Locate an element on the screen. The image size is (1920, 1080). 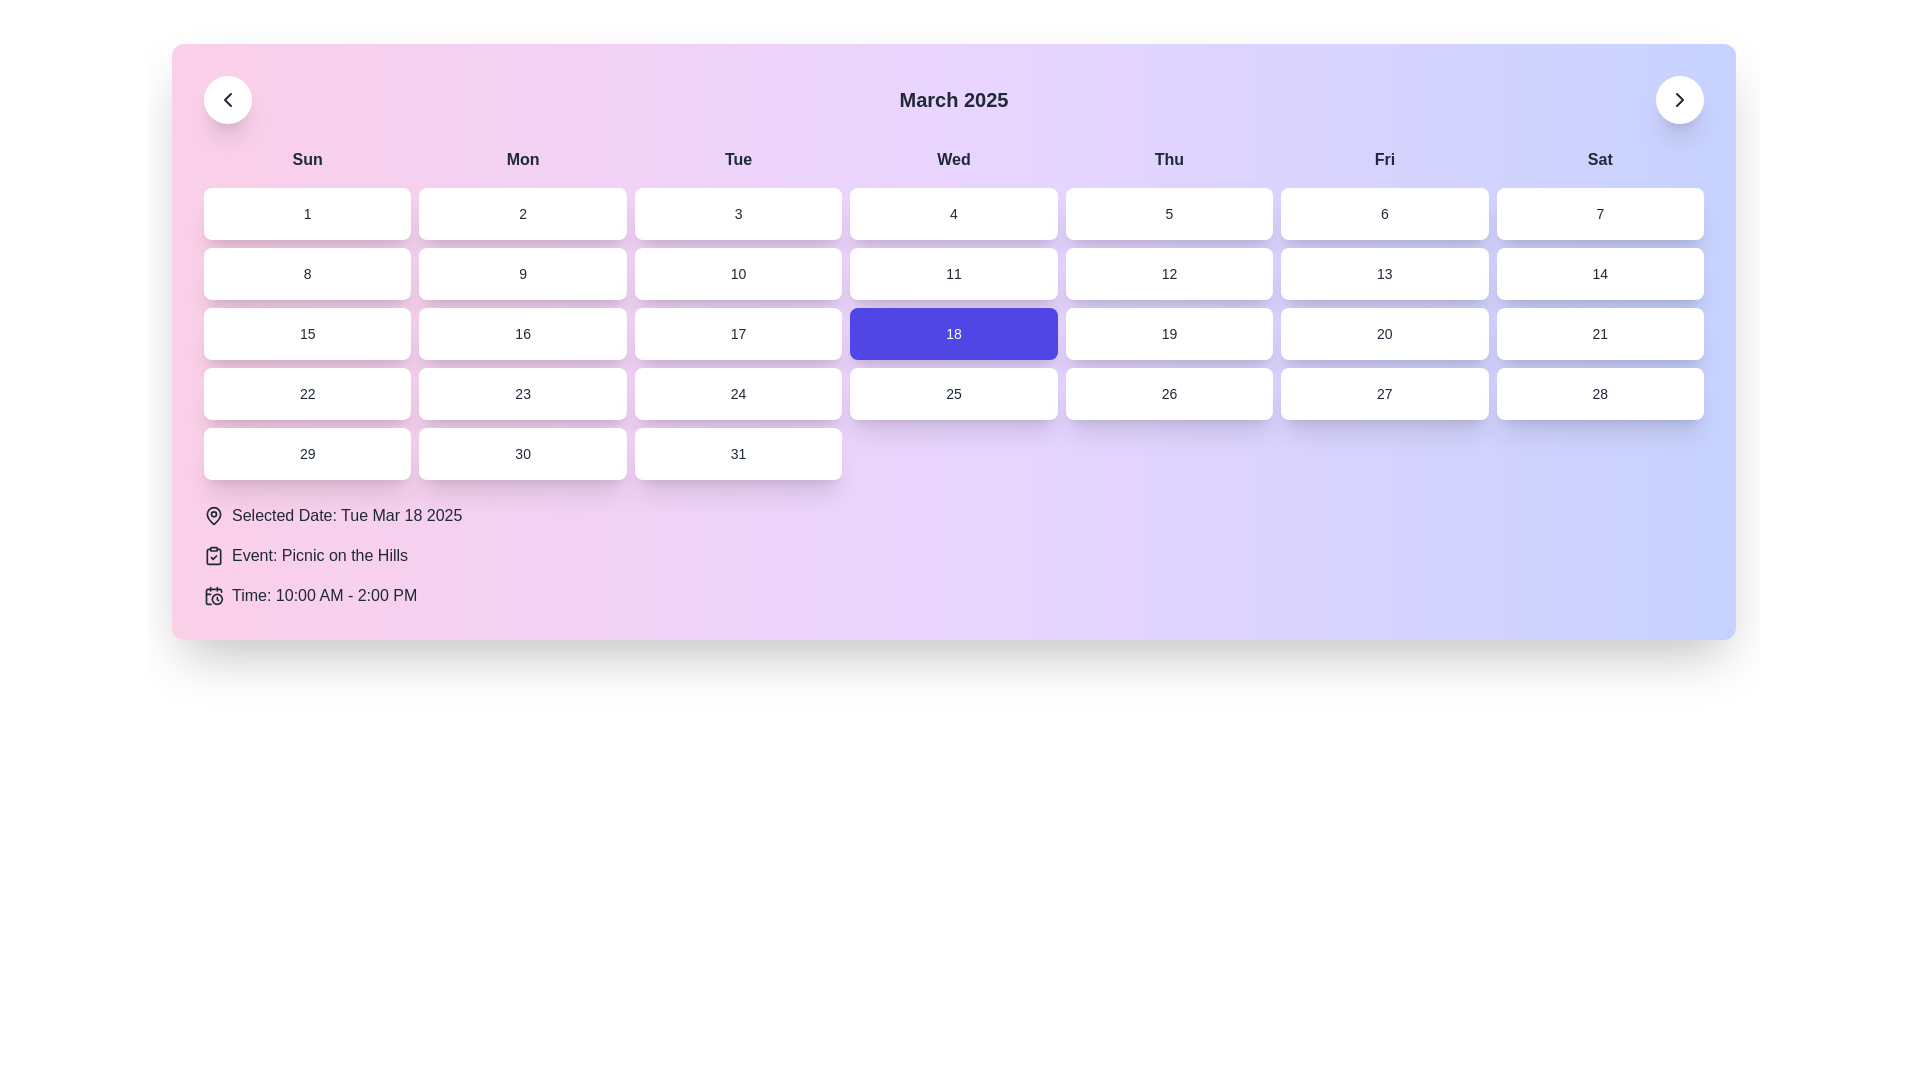
the button element displaying the number '6' in a calendar-style grid is located at coordinates (1383, 213).